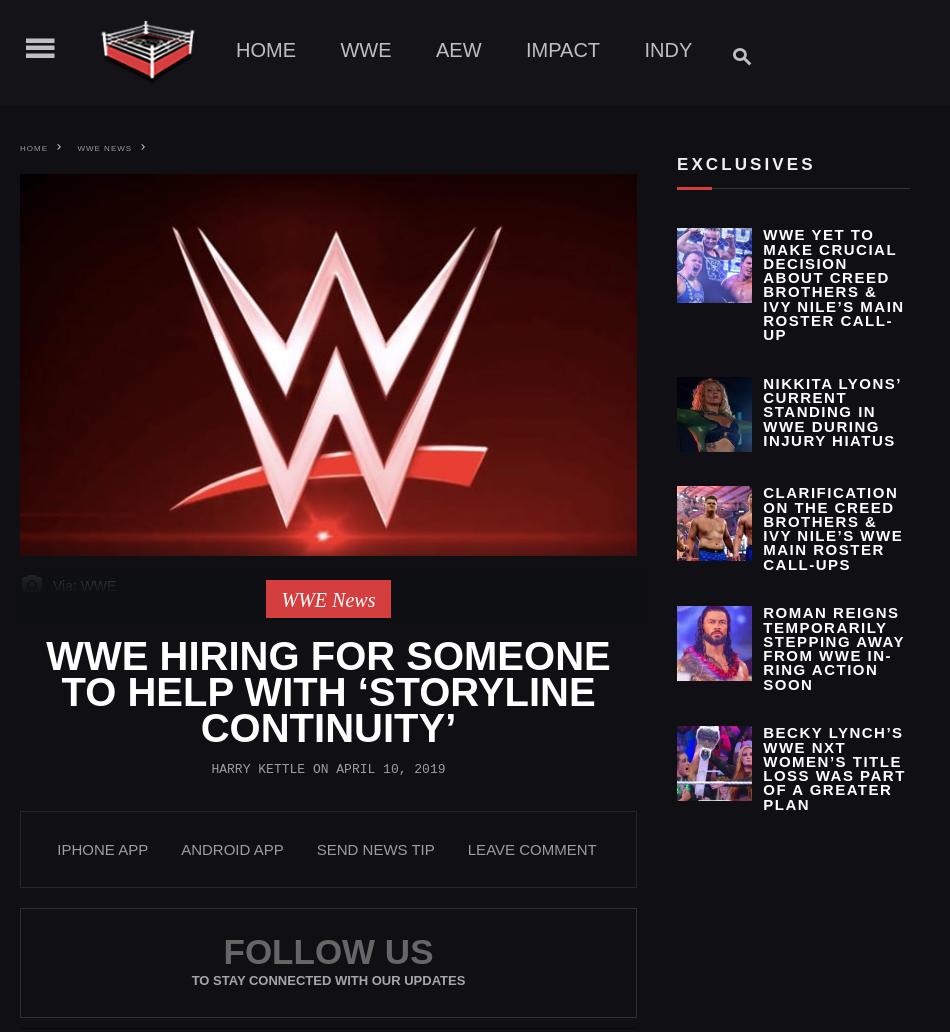  I want to click on 'WWE', so click(364, 49).